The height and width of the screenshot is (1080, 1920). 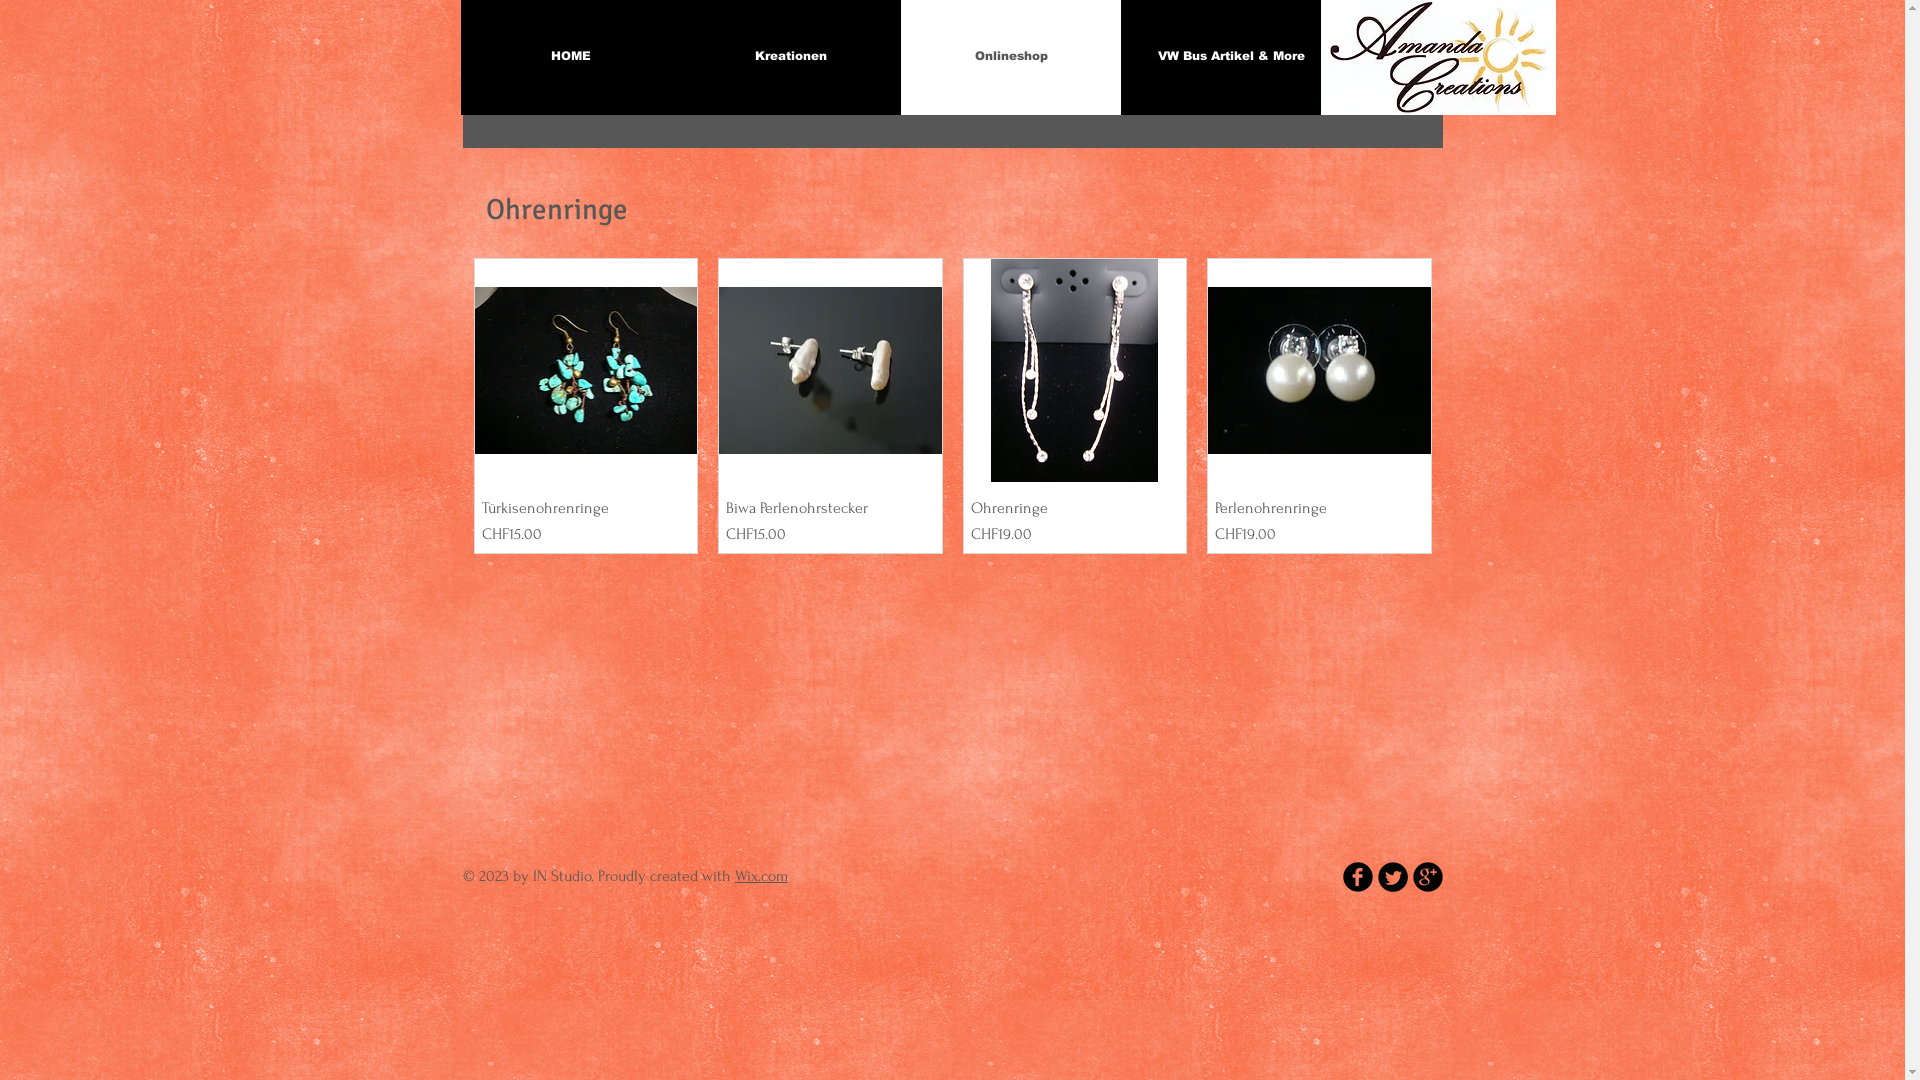 I want to click on 'Ohrenringe, so click(x=1073, y=521).